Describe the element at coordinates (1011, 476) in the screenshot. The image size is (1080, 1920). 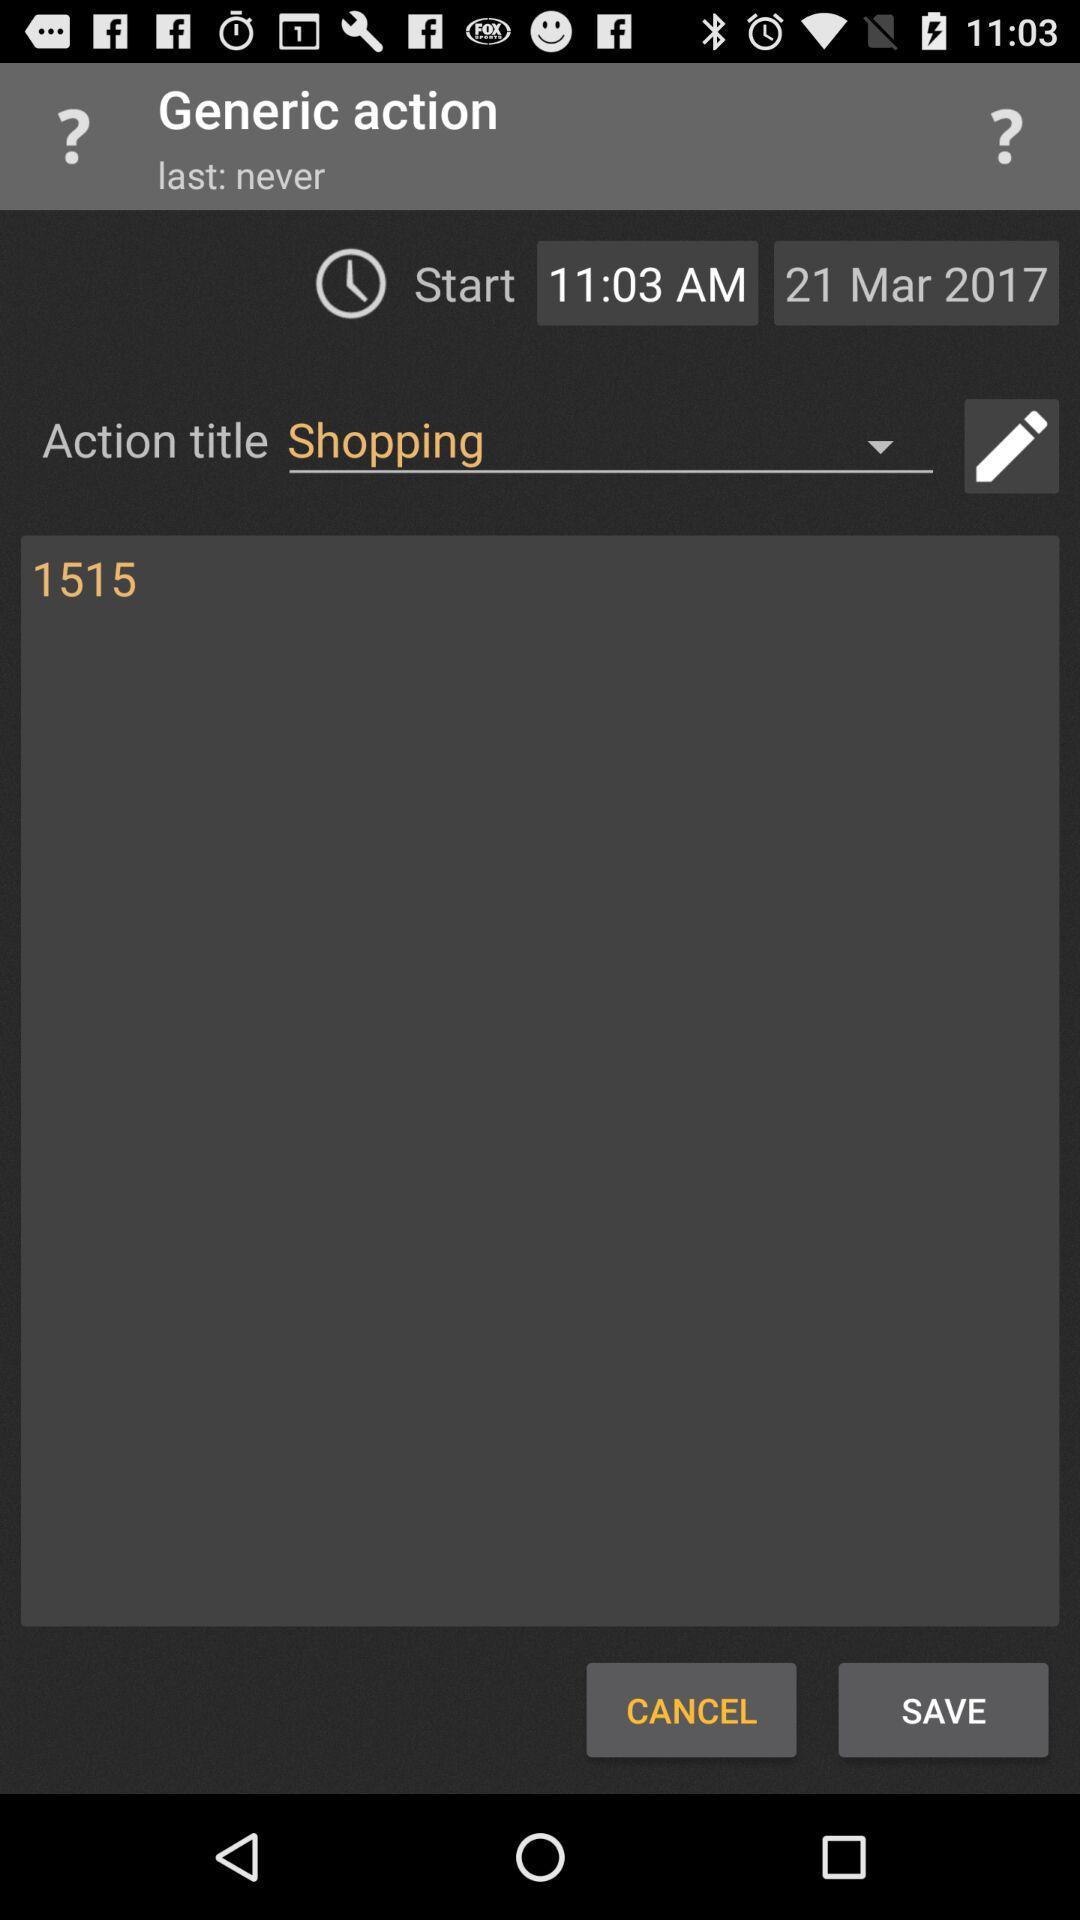
I see `the edit icon` at that location.